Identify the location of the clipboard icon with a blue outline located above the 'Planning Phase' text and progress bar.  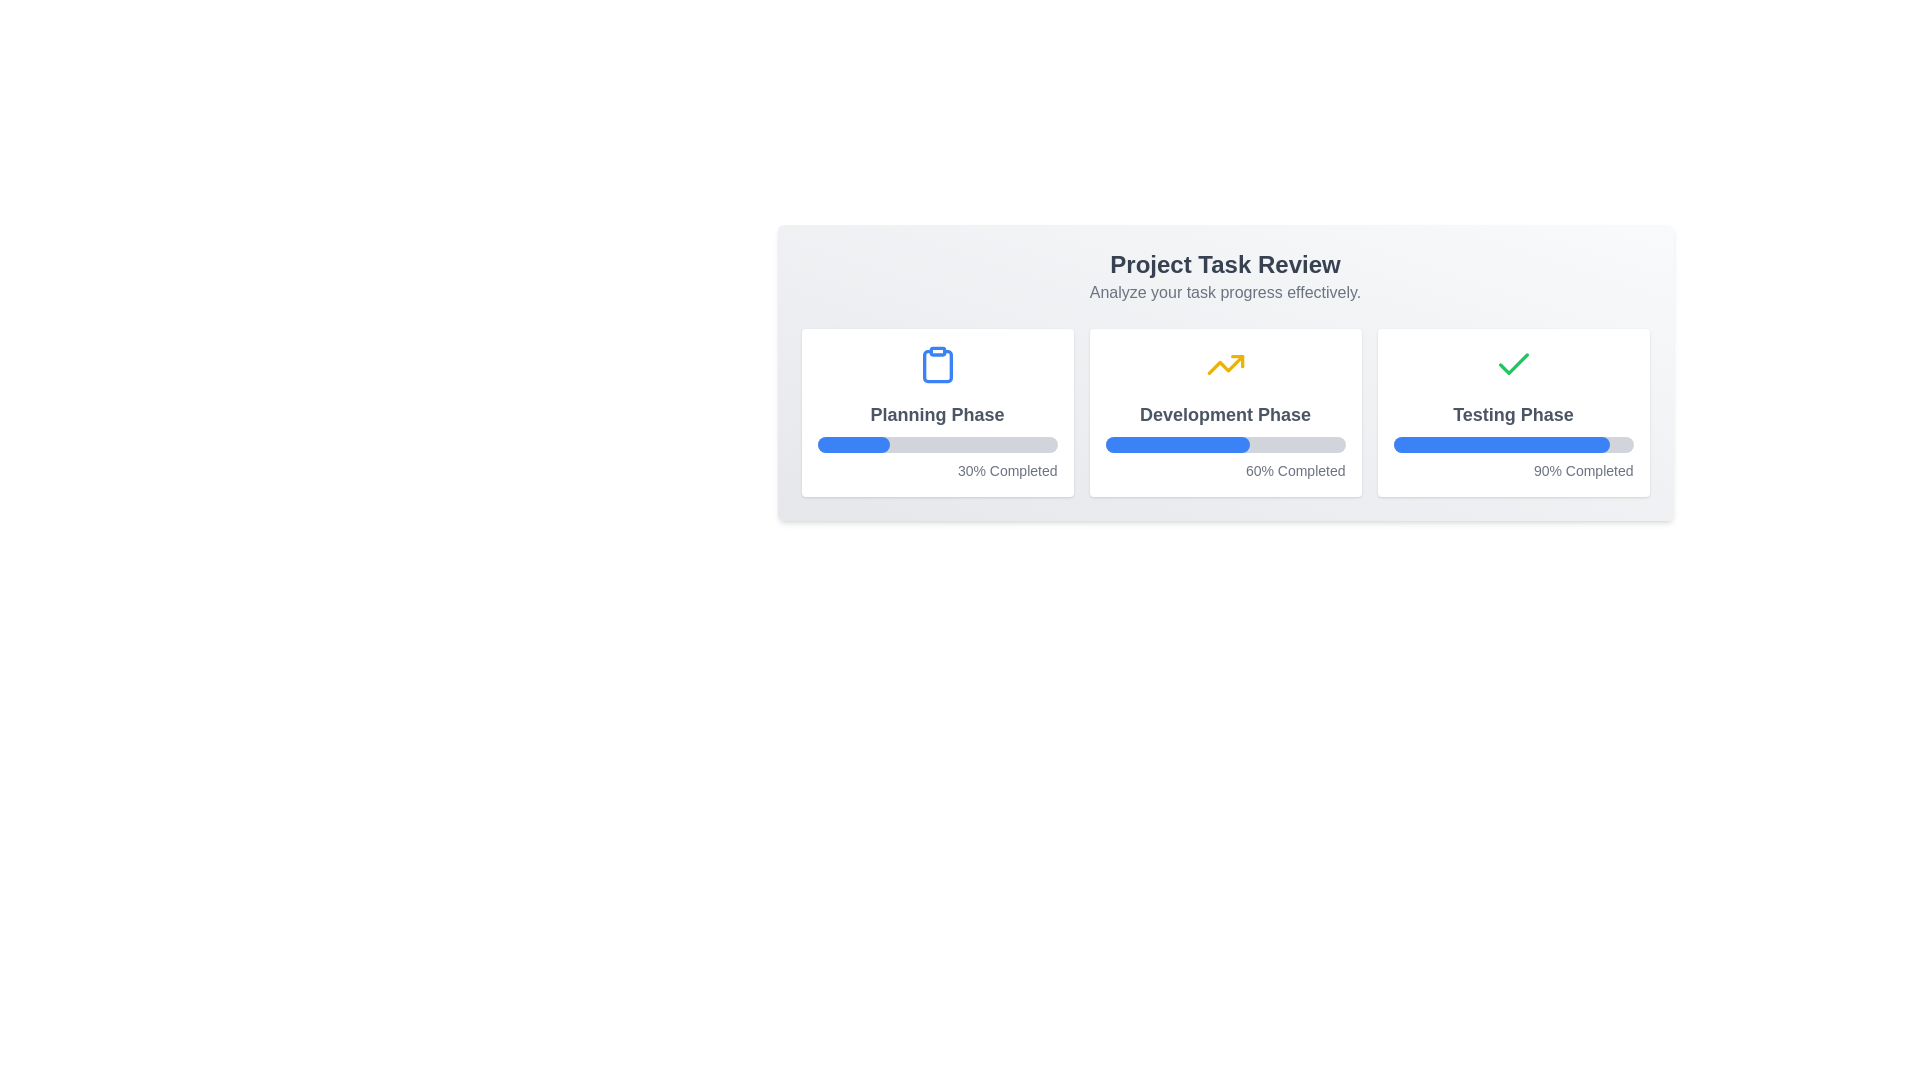
(936, 365).